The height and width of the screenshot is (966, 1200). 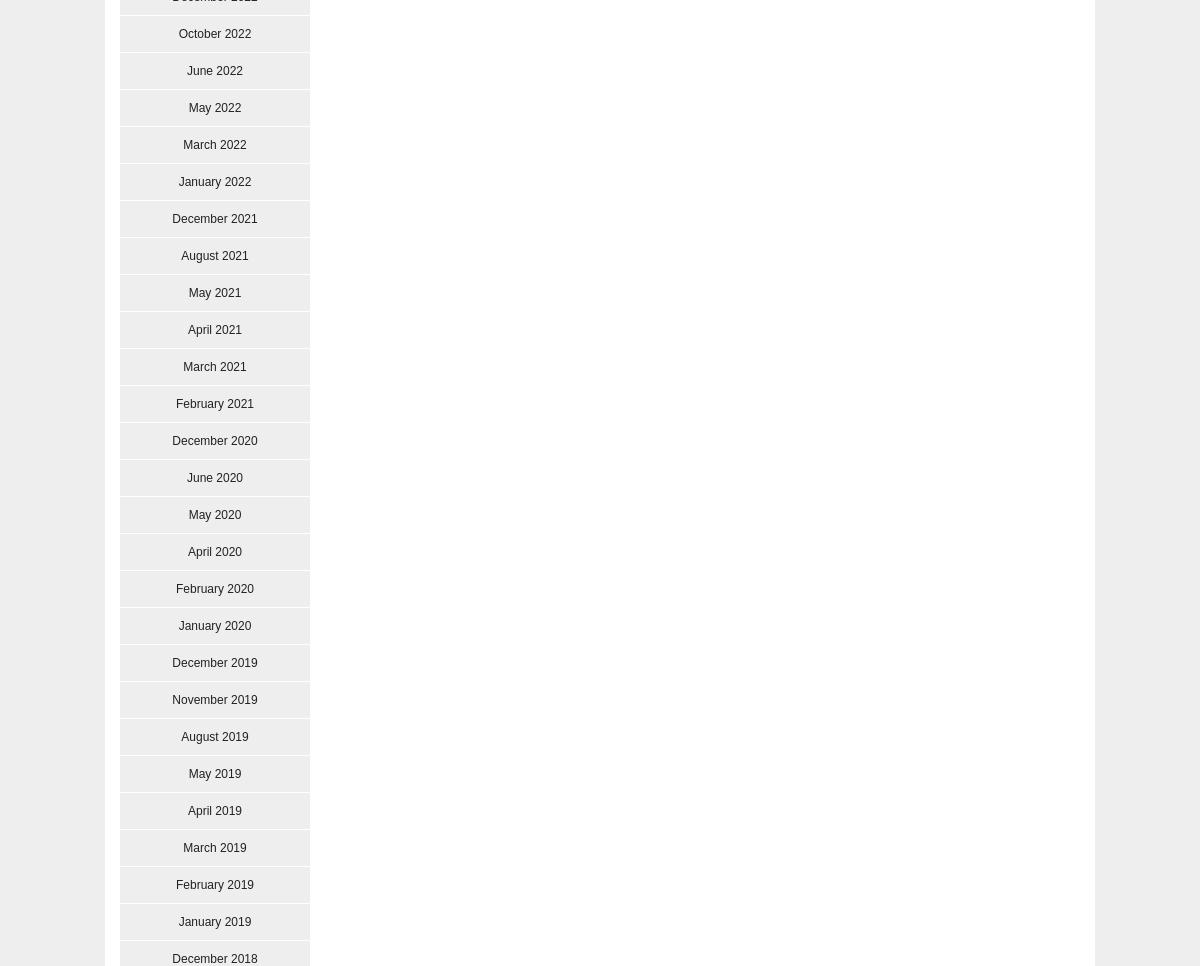 What do you see at coordinates (213, 772) in the screenshot?
I see `'May 2019'` at bounding box center [213, 772].